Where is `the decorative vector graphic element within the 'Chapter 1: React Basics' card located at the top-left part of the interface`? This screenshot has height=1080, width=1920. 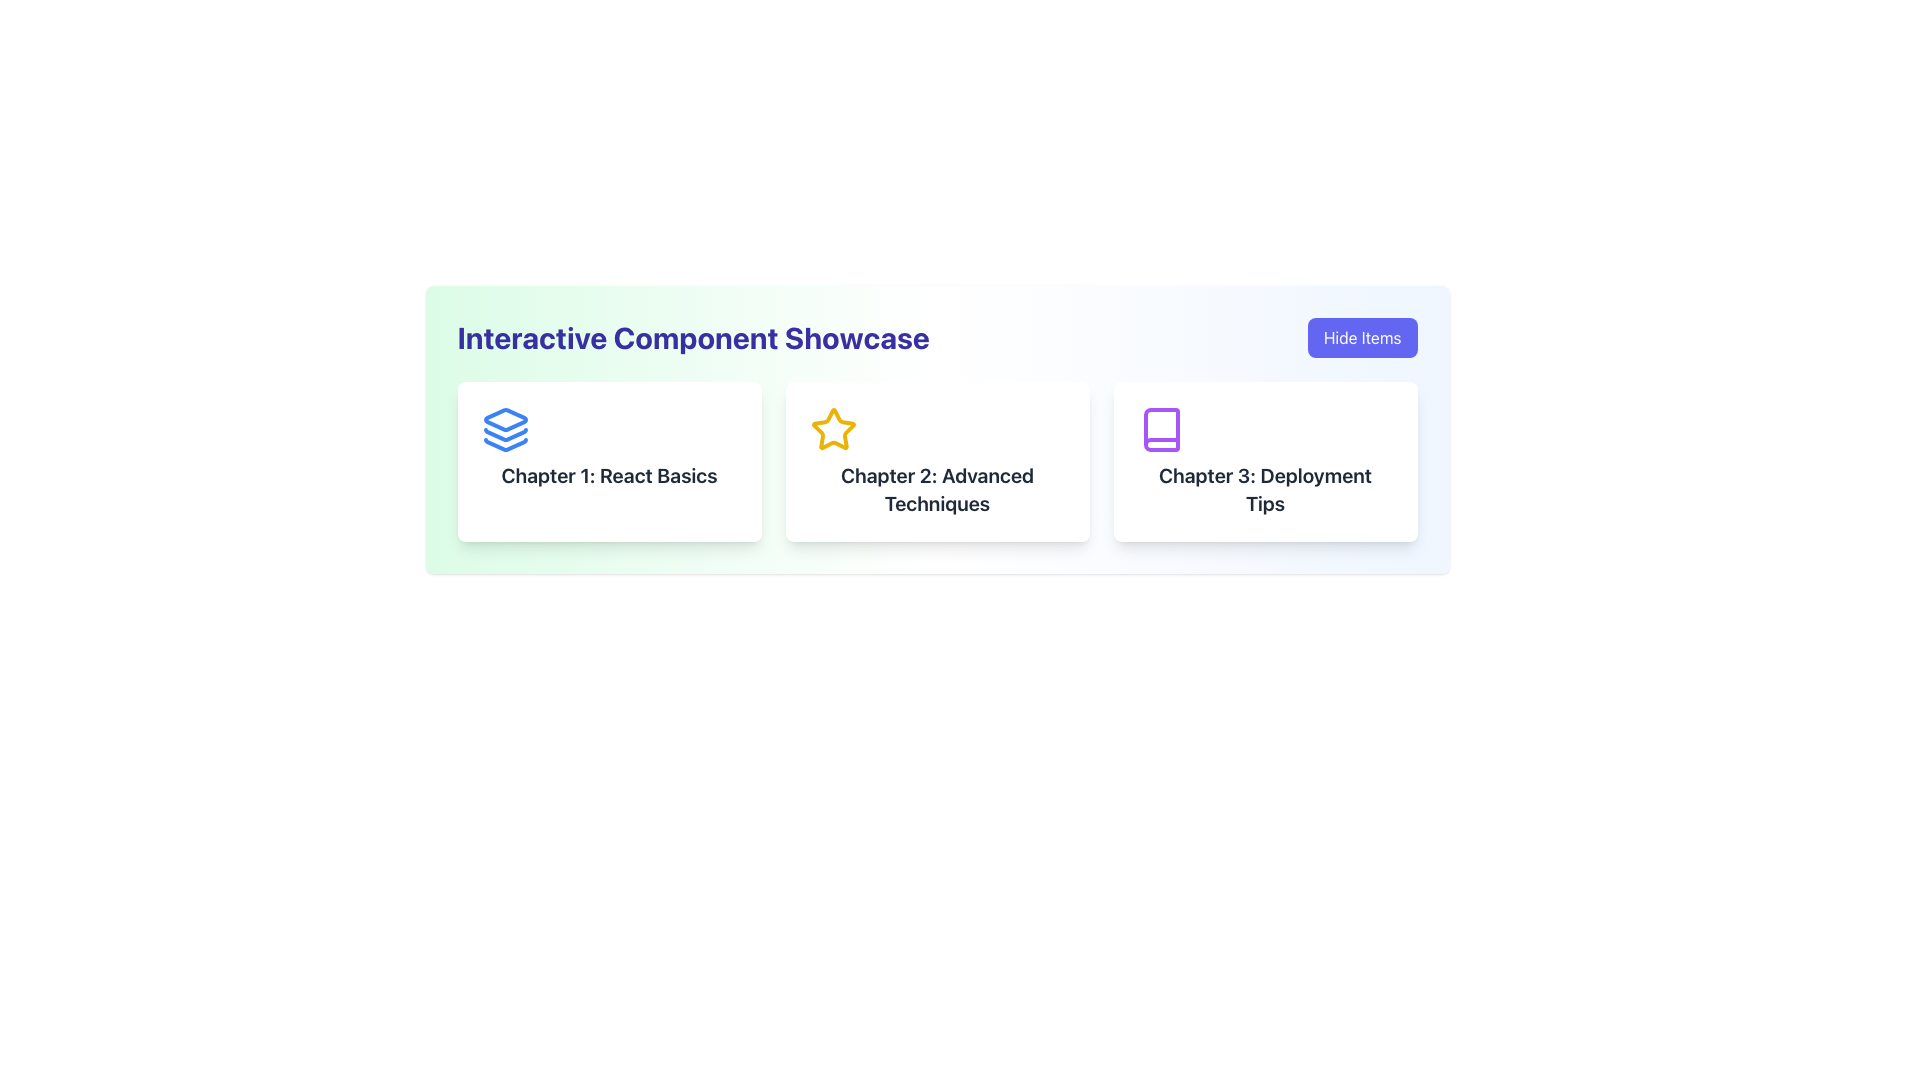 the decorative vector graphic element within the 'Chapter 1: React Basics' card located at the top-left part of the interface is located at coordinates (505, 434).